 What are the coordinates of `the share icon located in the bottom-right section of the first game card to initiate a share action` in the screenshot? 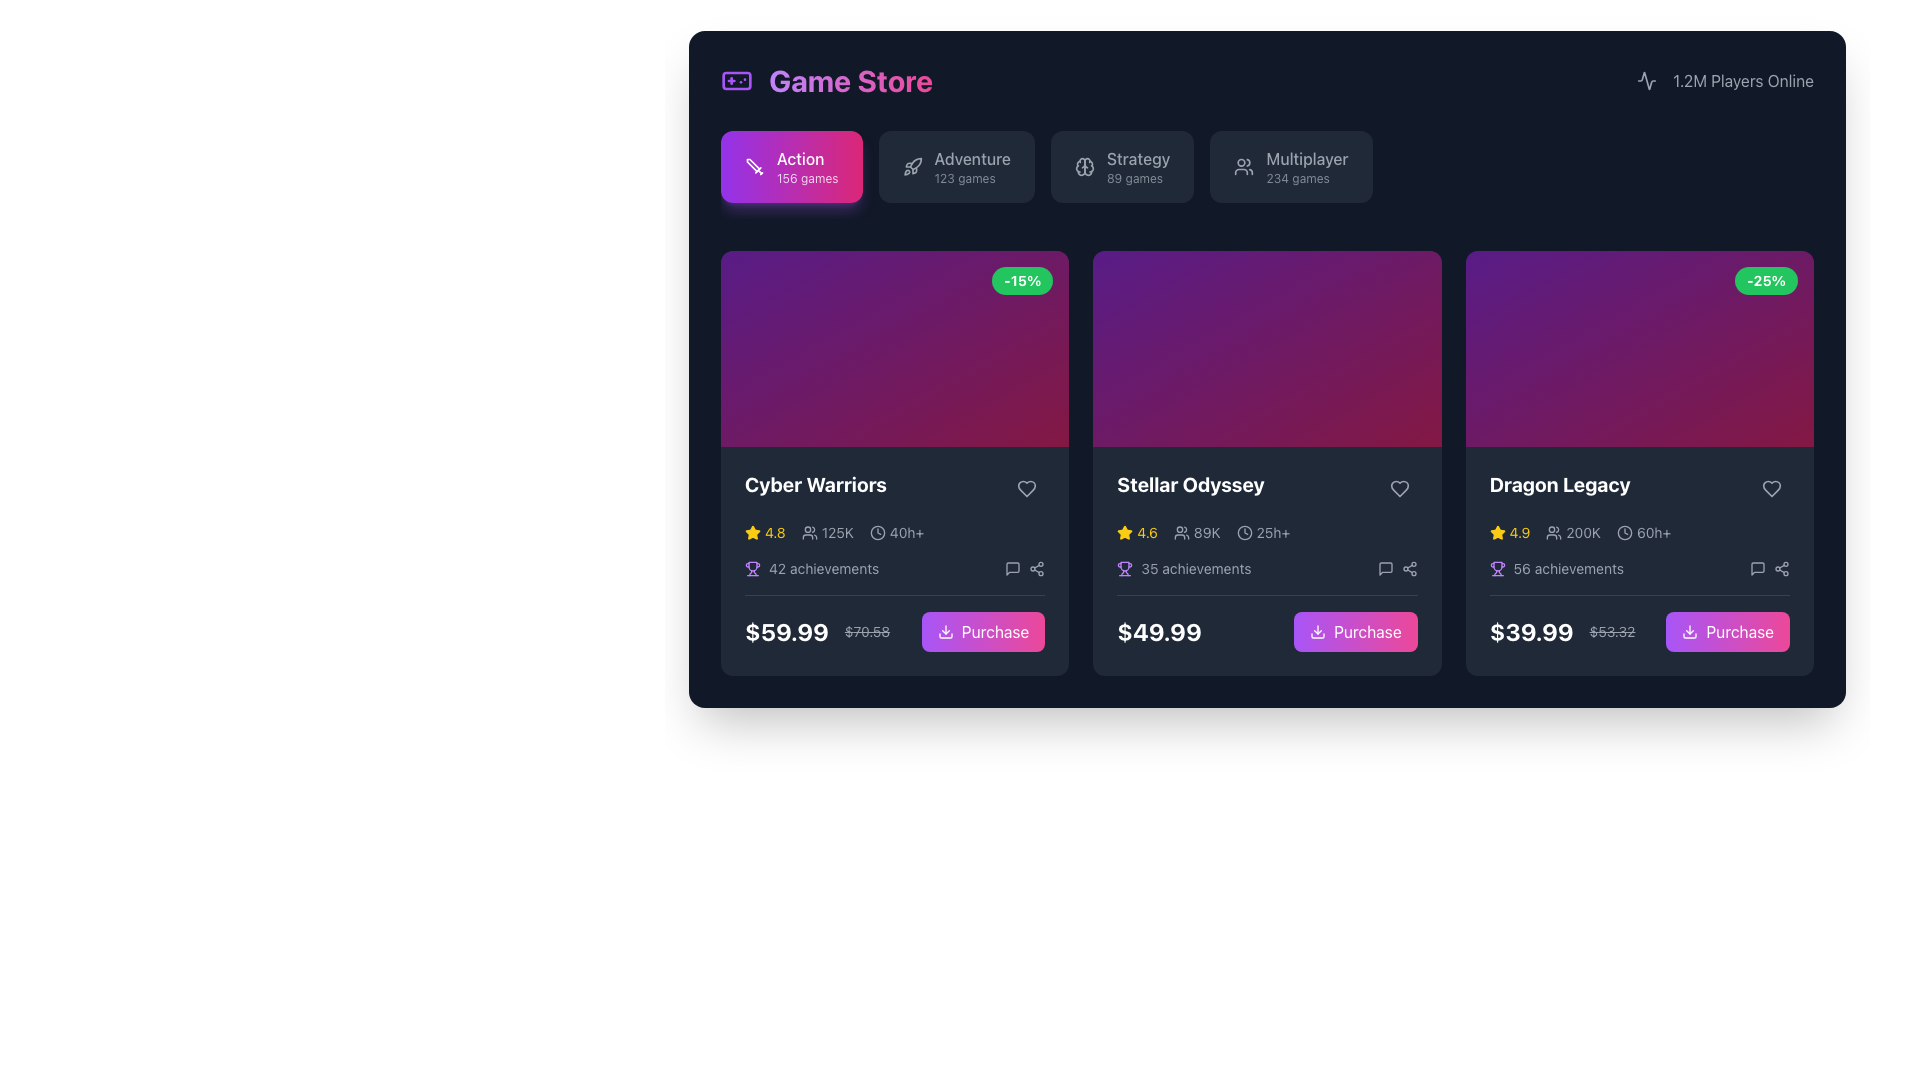 It's located at (1037, 568).